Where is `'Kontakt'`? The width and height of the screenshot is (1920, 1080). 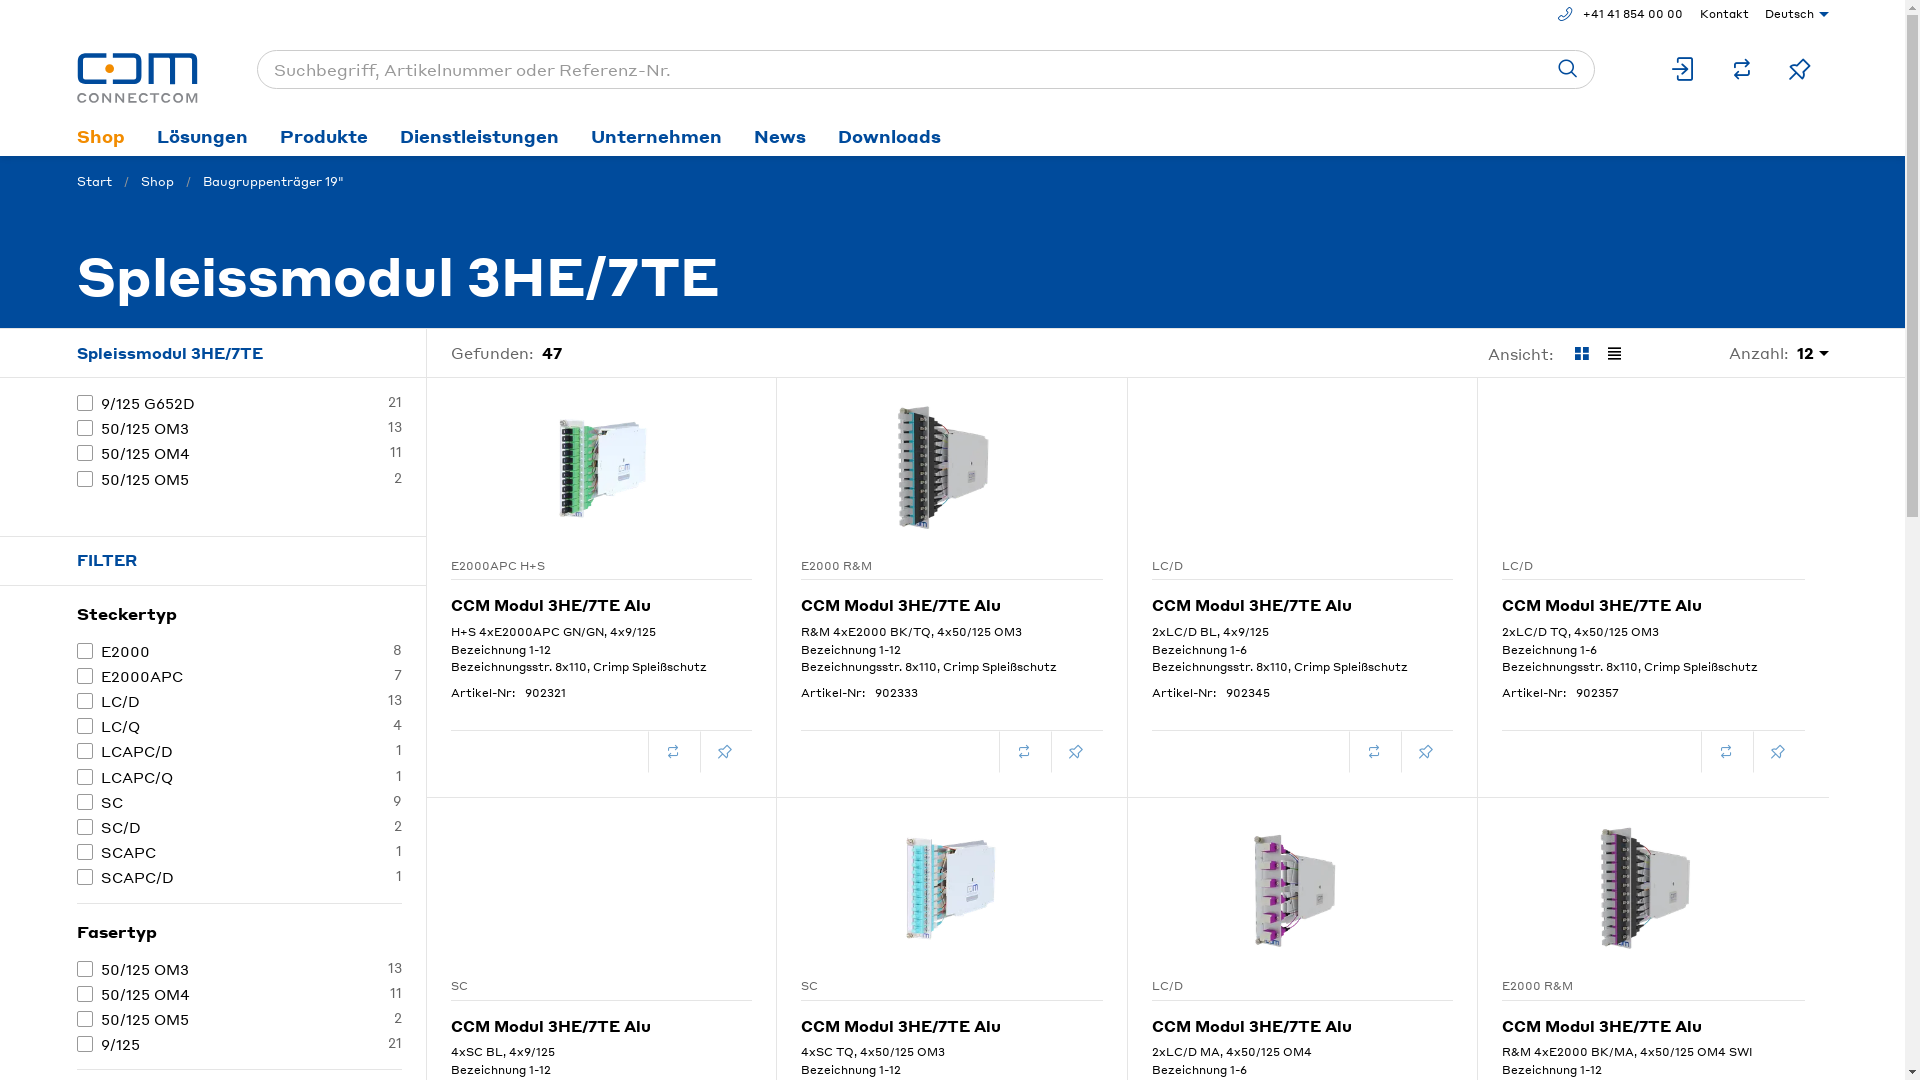
'Kontakt' is located at coordinates (1719, 14).